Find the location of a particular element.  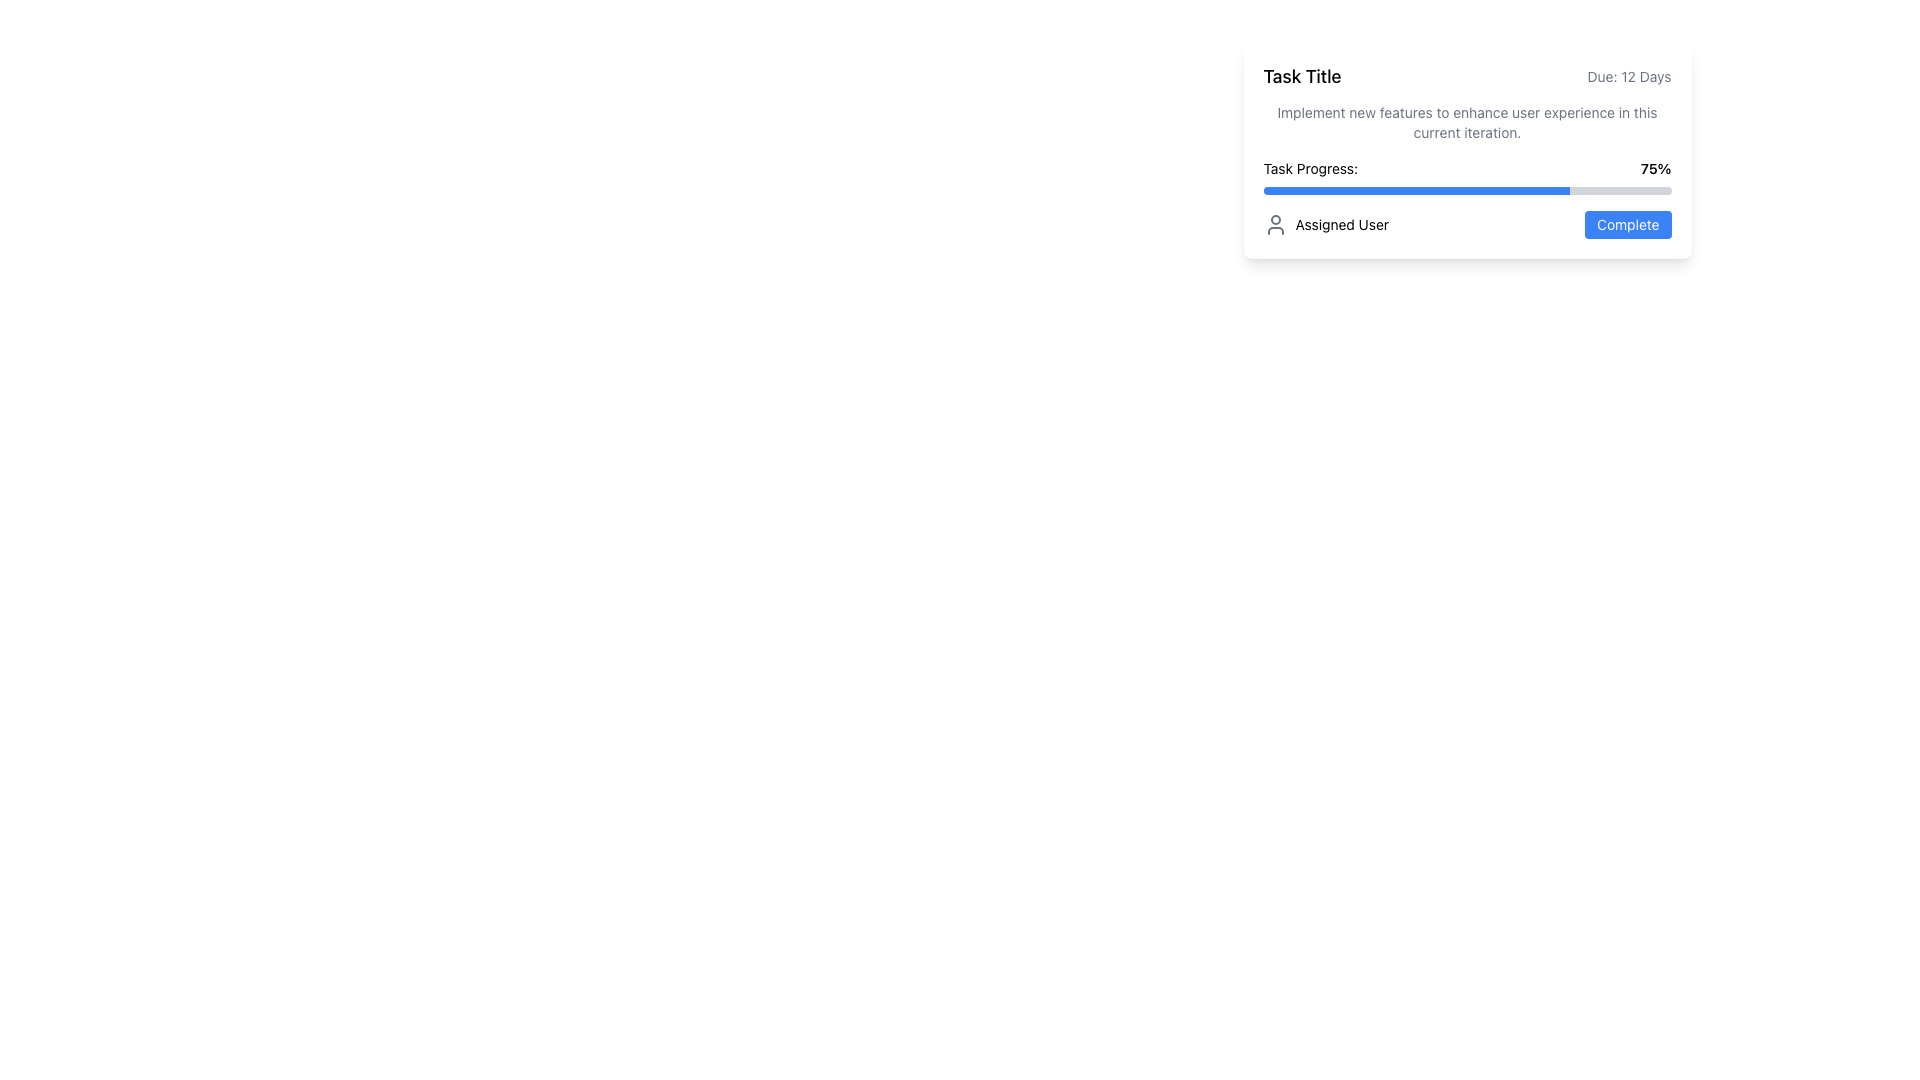

the progress bar that visually represents the completion status of a task, indicating that 75% of the task progress is achieved, located below the 'Task Progress: 75%' label and above the 'Assigned User' and 'Complete' button is located at coordinates (1467, 191).